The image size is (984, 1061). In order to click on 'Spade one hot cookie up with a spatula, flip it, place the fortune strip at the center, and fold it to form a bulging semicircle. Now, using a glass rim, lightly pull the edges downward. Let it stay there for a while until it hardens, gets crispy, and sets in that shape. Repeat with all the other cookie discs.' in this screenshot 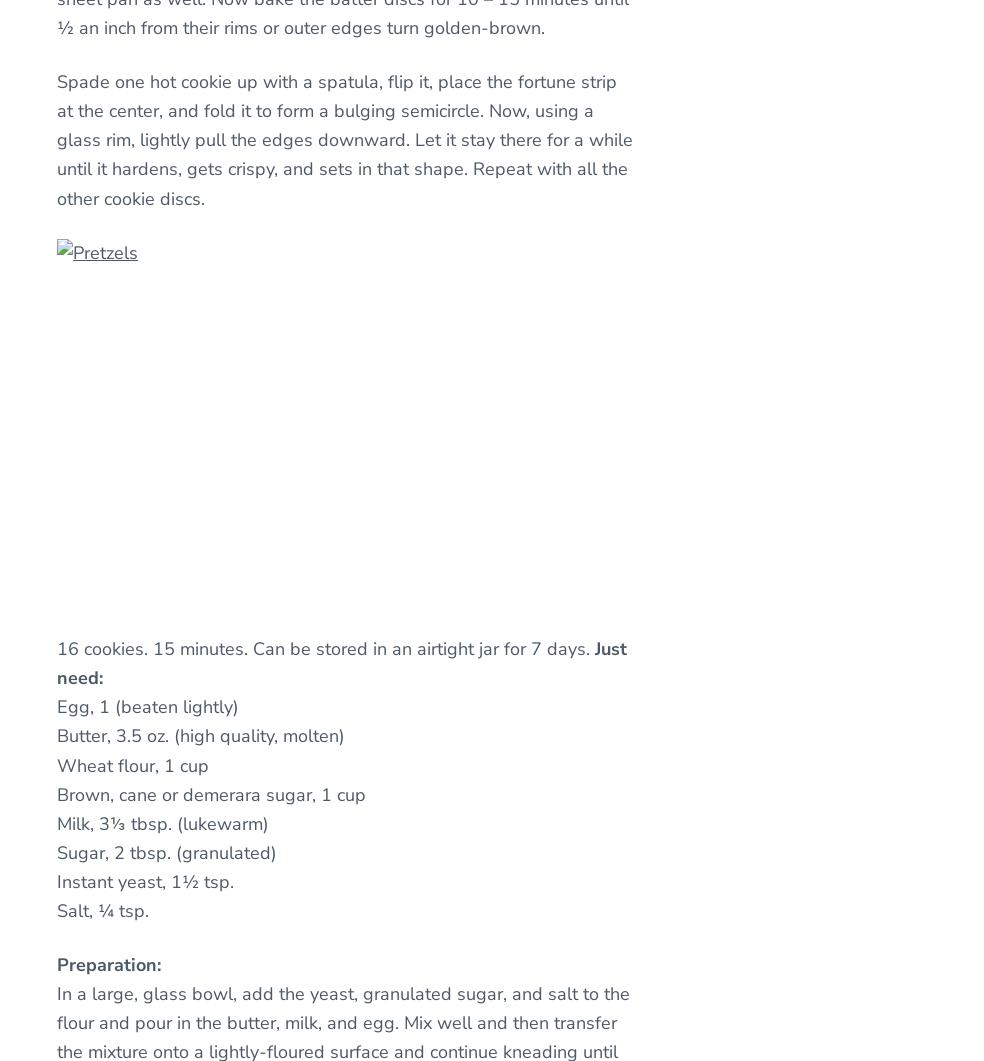, I will do `click(55, 140)`.